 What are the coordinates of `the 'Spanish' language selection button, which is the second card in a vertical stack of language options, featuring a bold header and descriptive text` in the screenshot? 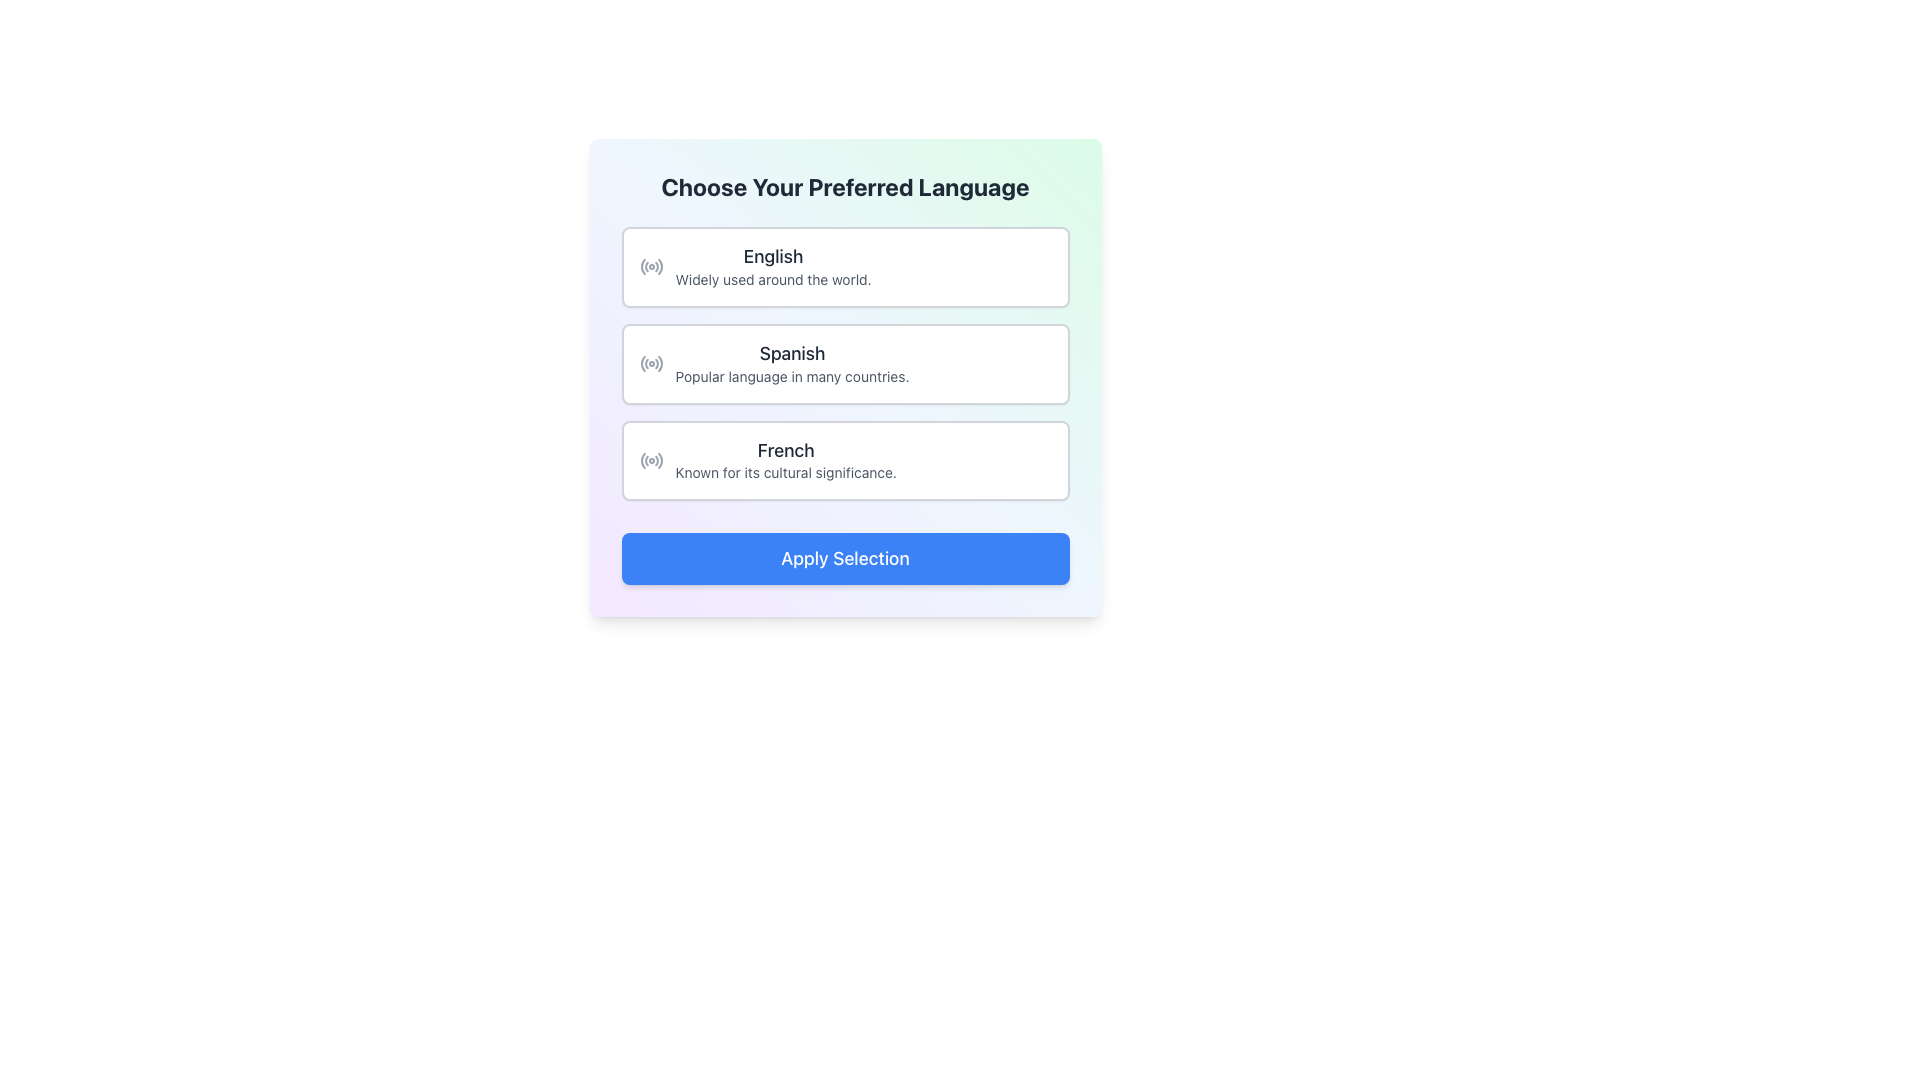 It's located at (845, 364).